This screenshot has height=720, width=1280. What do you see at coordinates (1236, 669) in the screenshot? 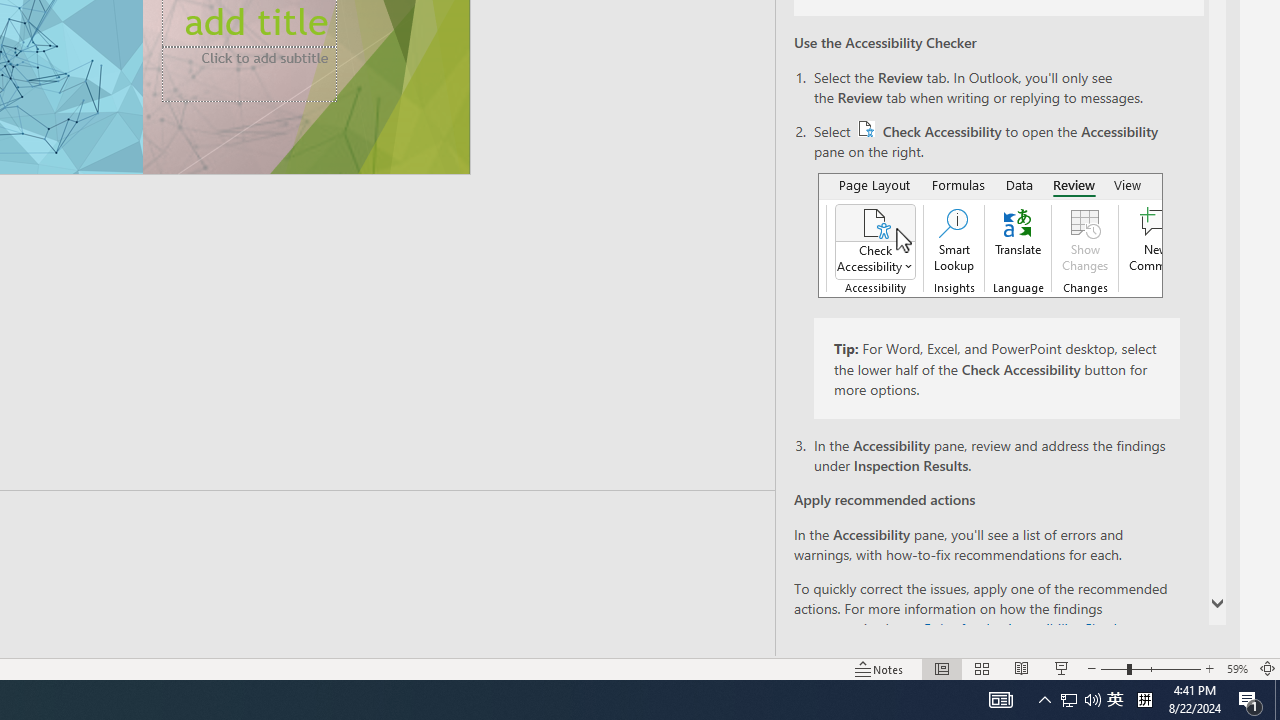
I see `'Zoom 59%'` at bounding box center [1236, 669].